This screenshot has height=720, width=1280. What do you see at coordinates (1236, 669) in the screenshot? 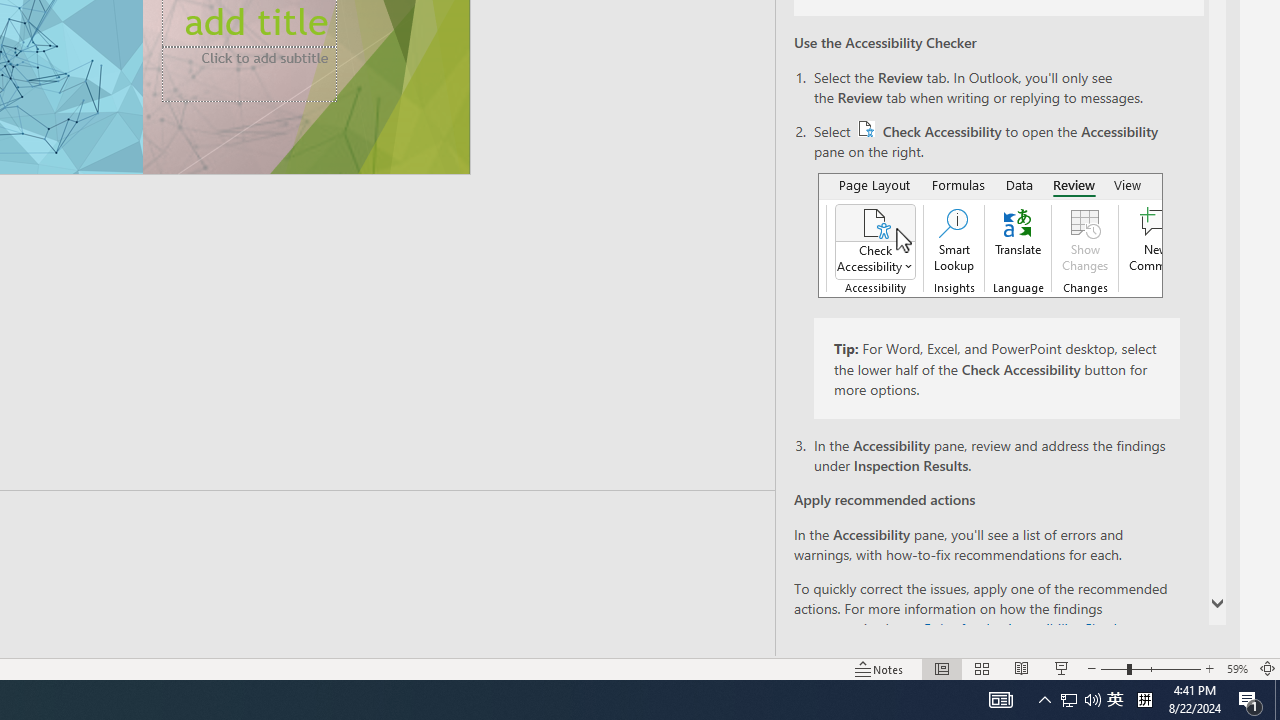
I see `'Zoom 59%'` at bounding box center [1236, 669].